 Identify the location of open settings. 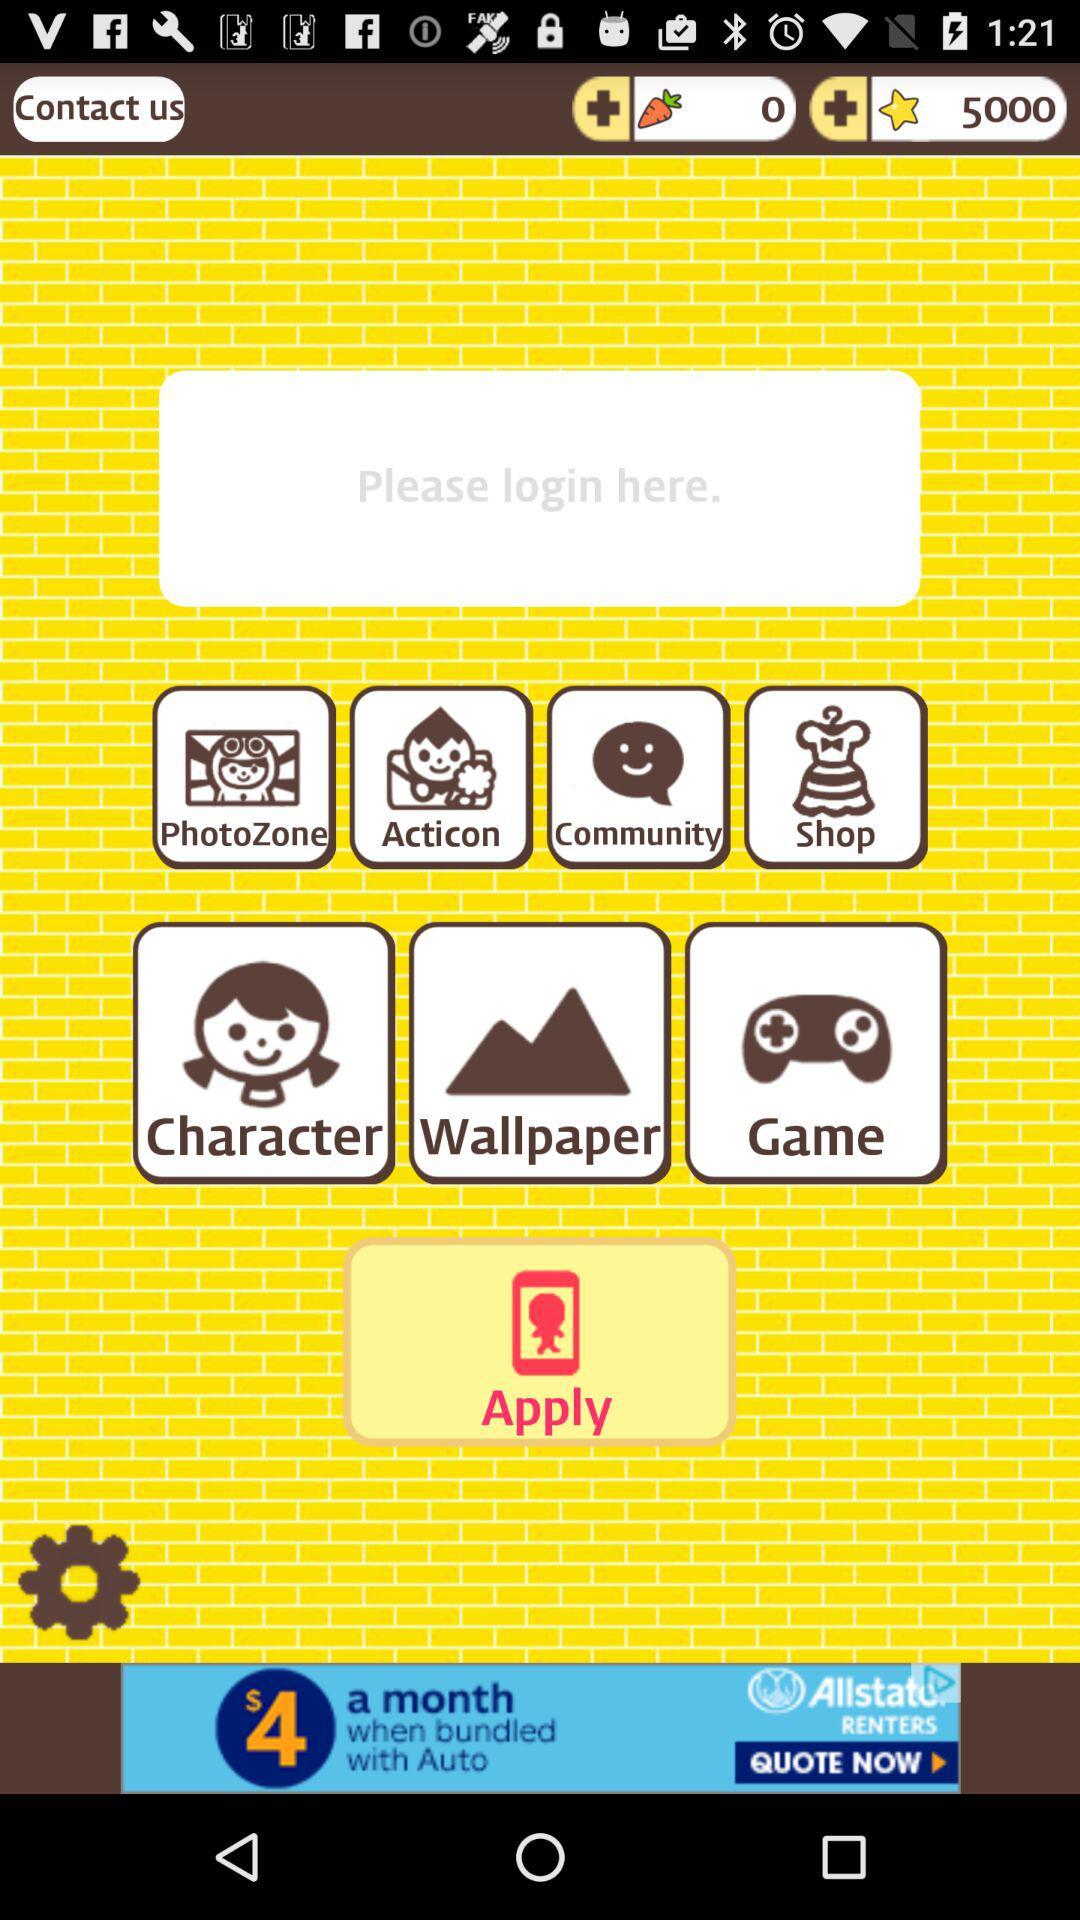
(78, 1582).